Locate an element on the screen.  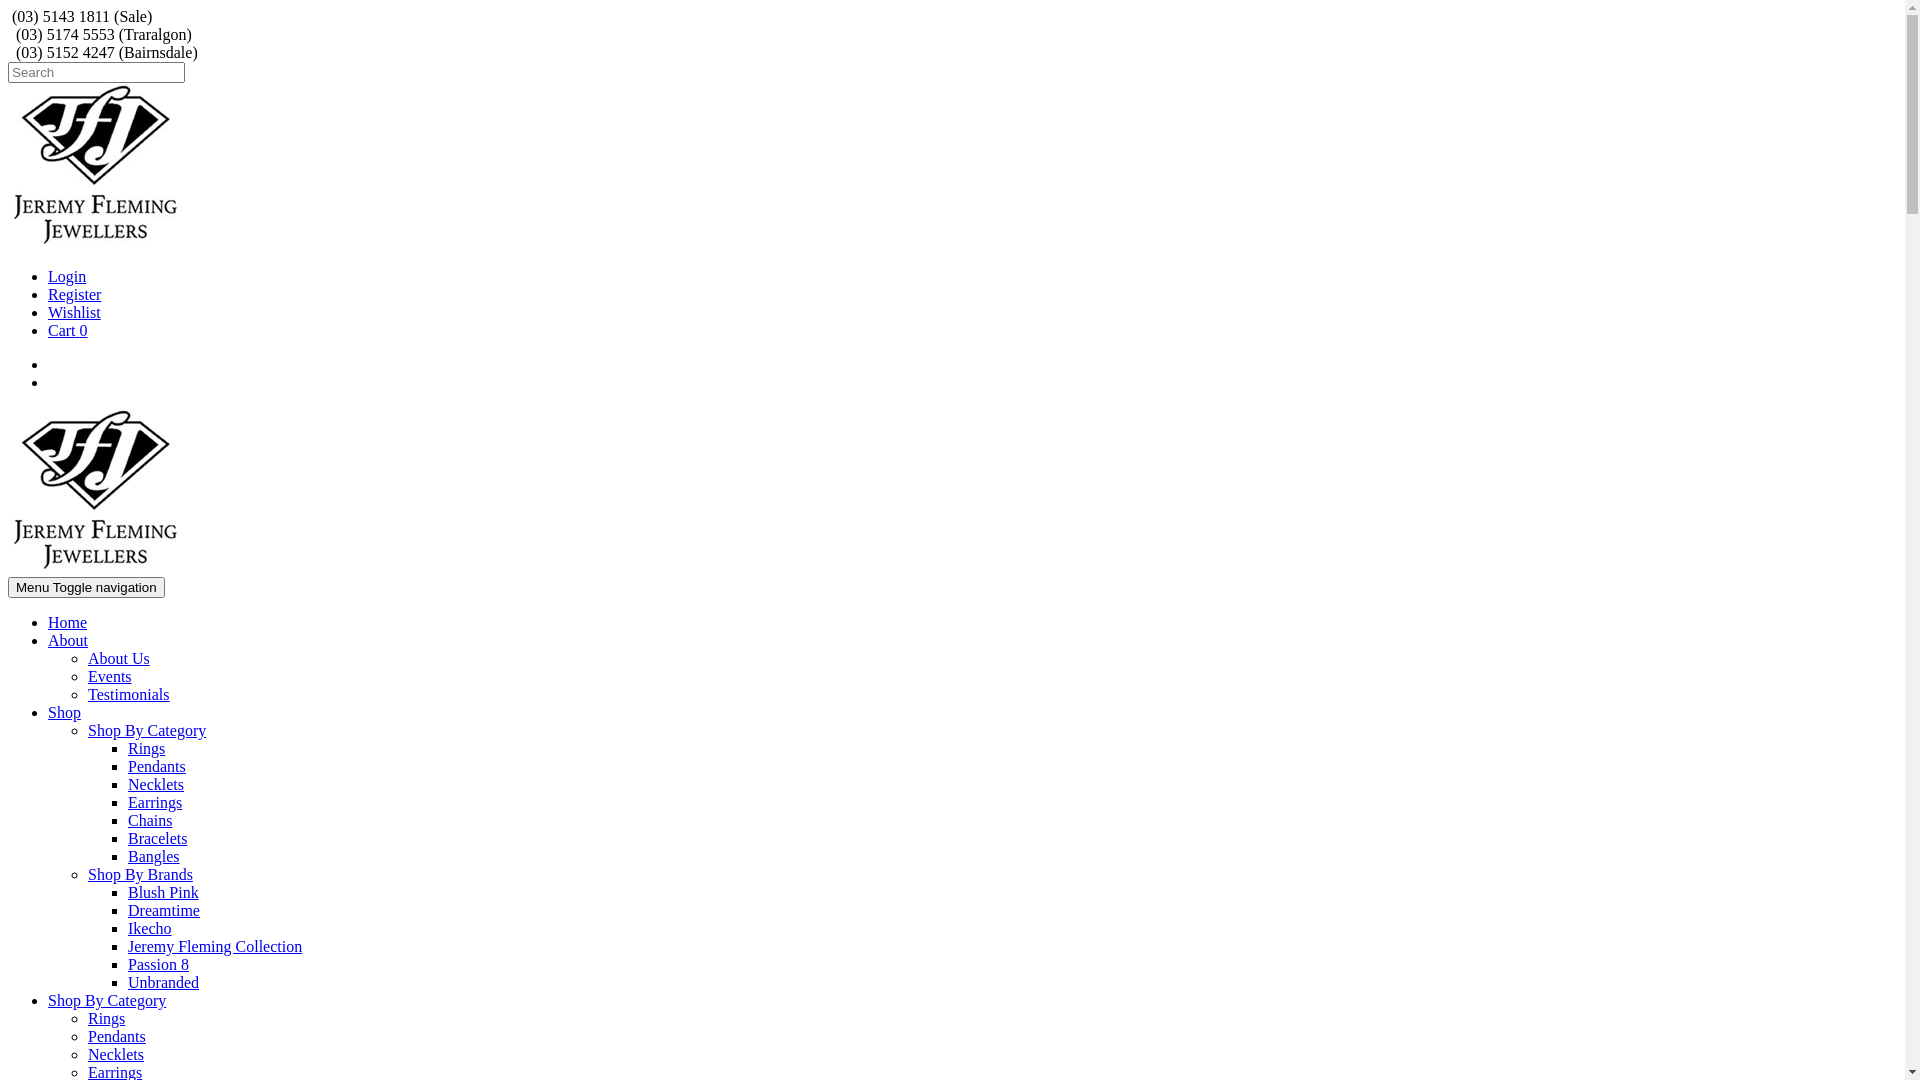
'Ikecho' is located at coordinates (148, 928).